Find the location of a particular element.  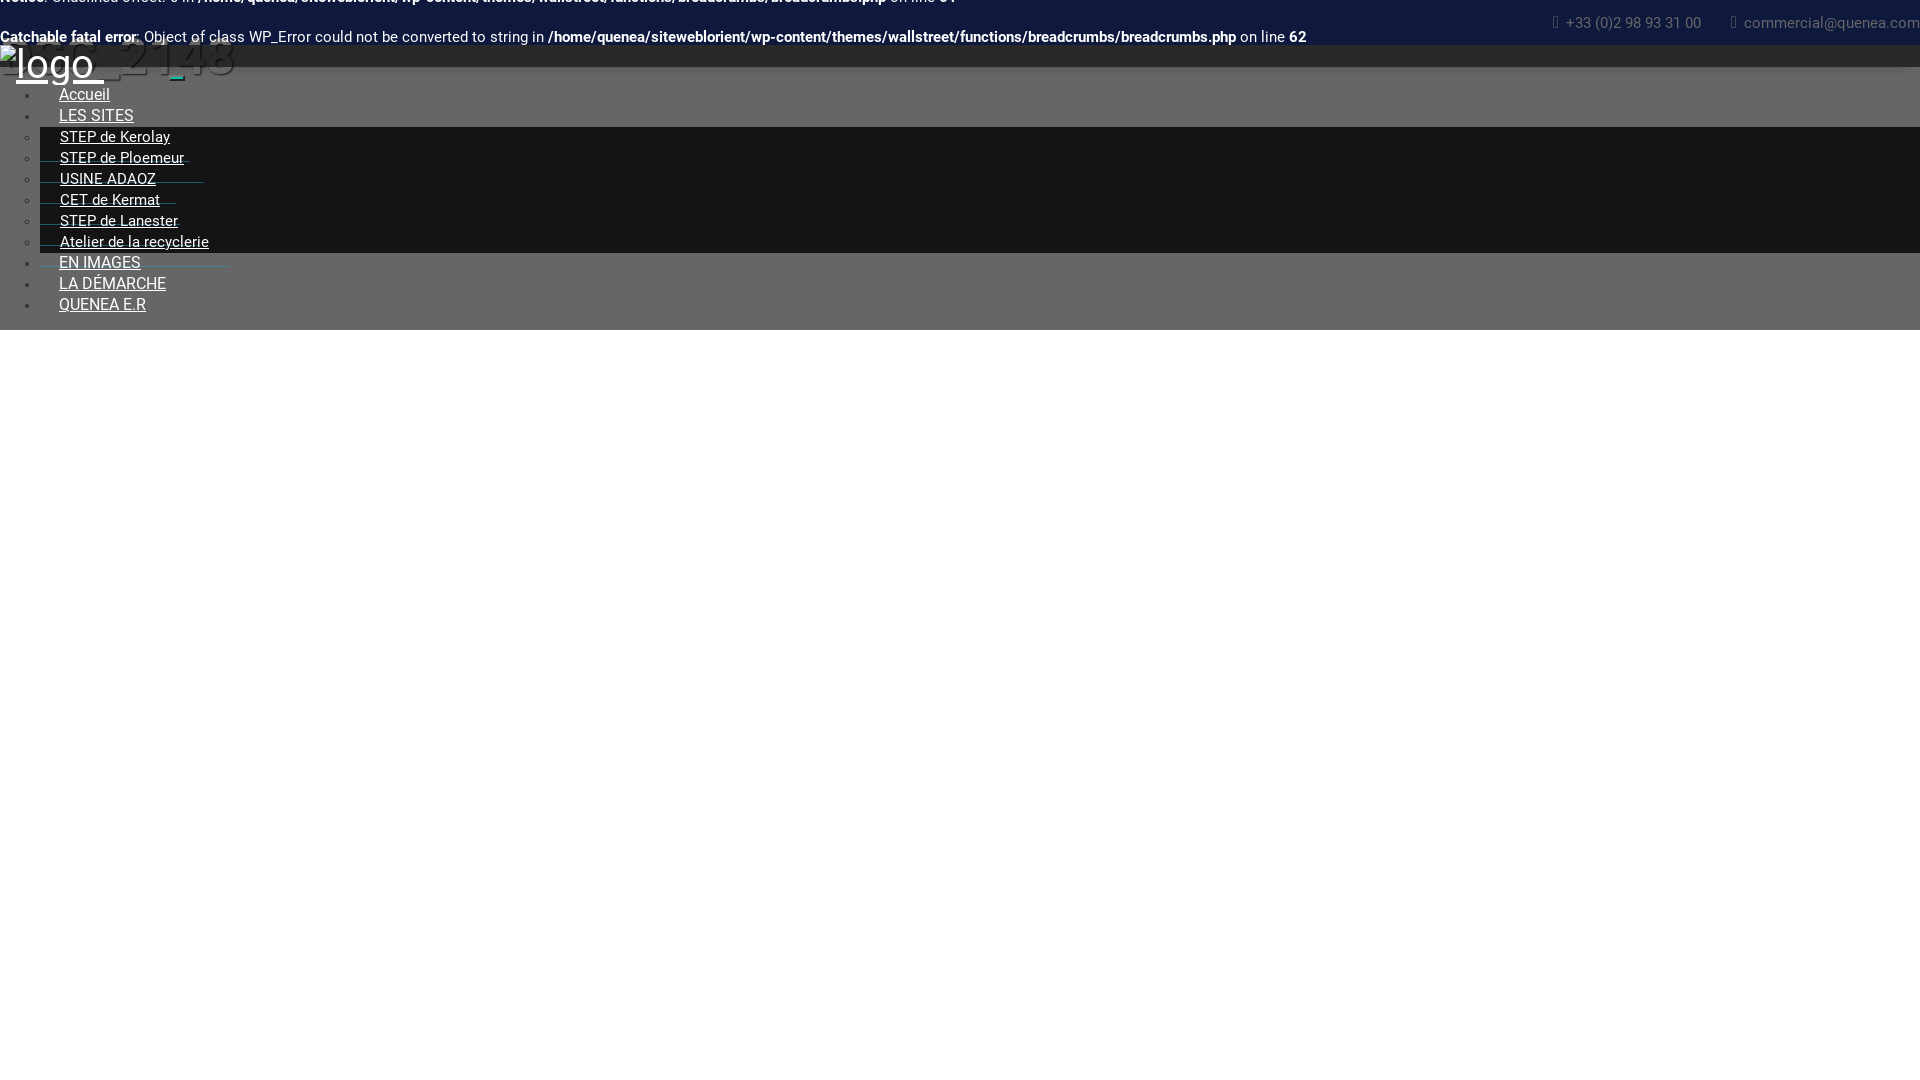

'LES SITES' is located at coordinates (95, 115).